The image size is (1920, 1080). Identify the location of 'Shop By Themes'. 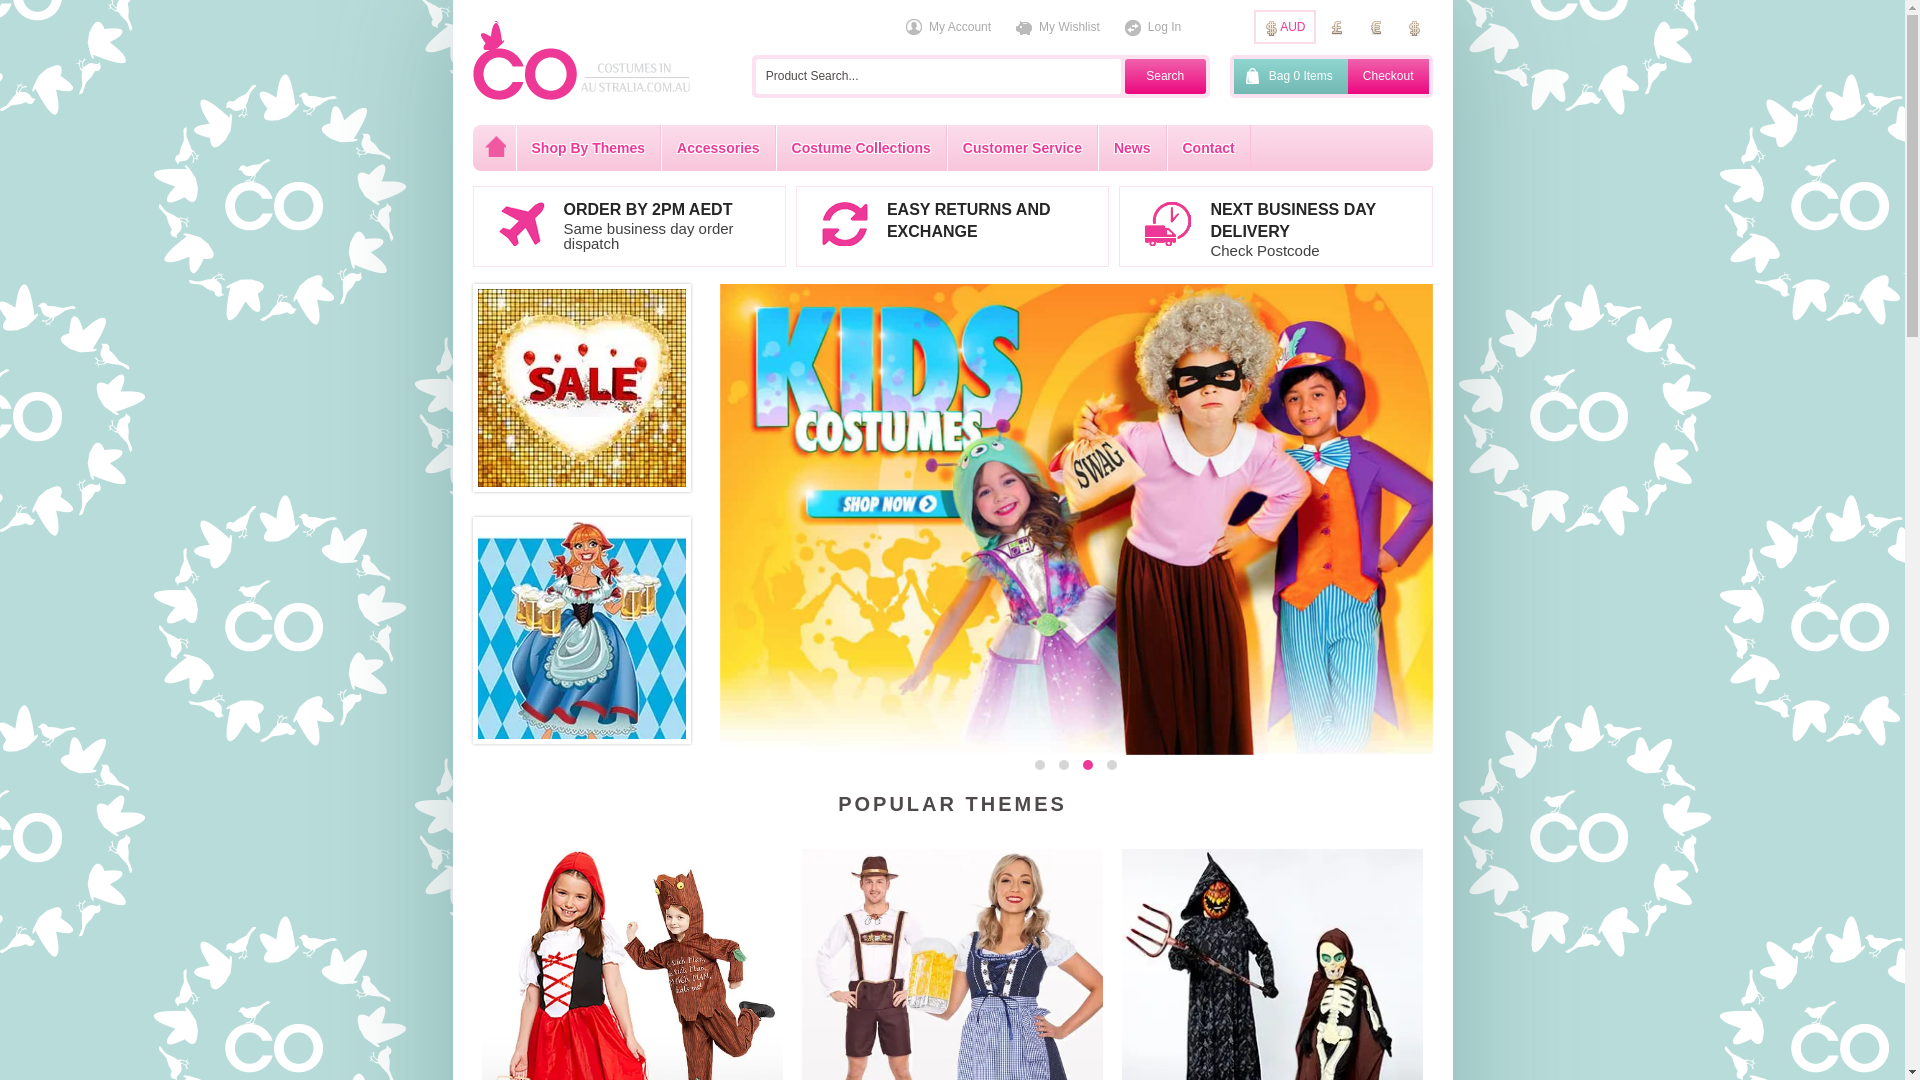
(588, 146).